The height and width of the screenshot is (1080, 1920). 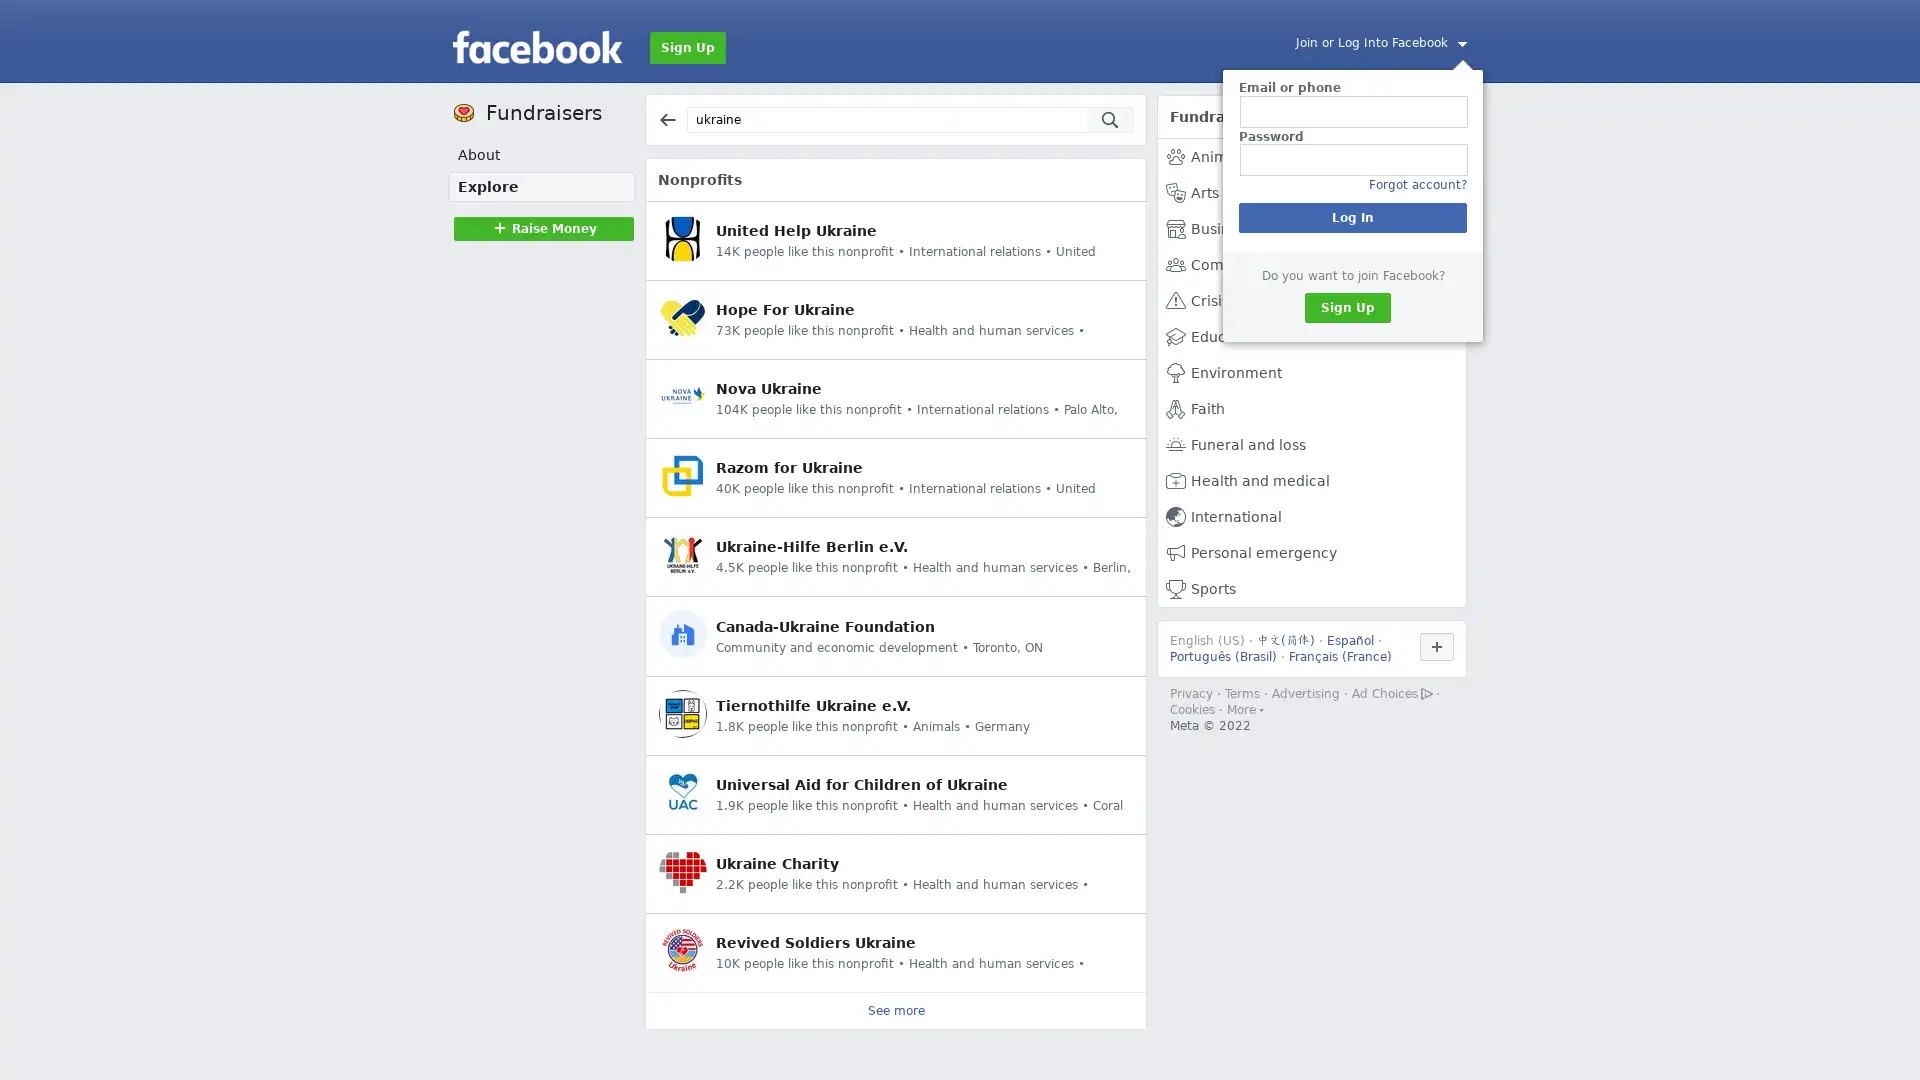 What do you see at coordinates (1348, 308) in the screenshot?
I see `Sign Up` at bounding box center [1348, 308].